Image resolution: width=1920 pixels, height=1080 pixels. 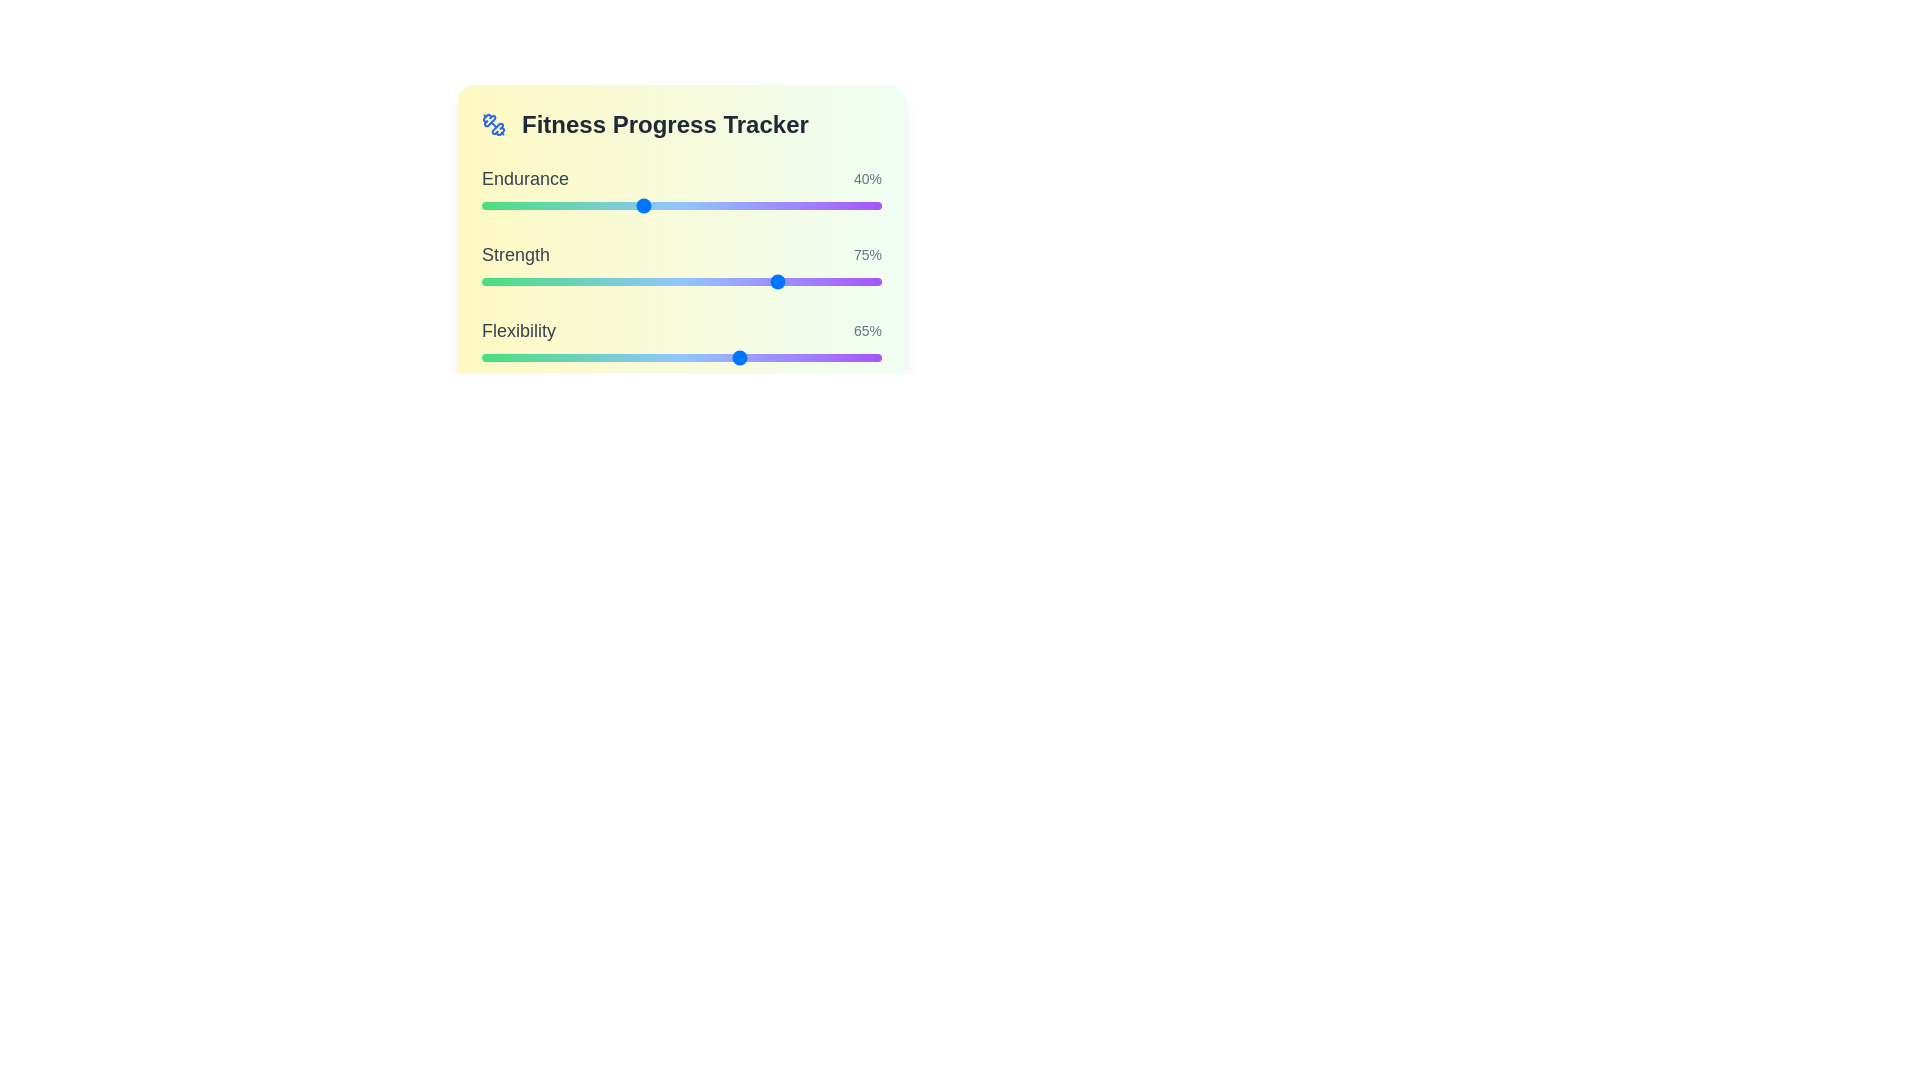 I want to click on the third progress bar of the 'Fitness Progress Tracker', so click(x=681, y=342).